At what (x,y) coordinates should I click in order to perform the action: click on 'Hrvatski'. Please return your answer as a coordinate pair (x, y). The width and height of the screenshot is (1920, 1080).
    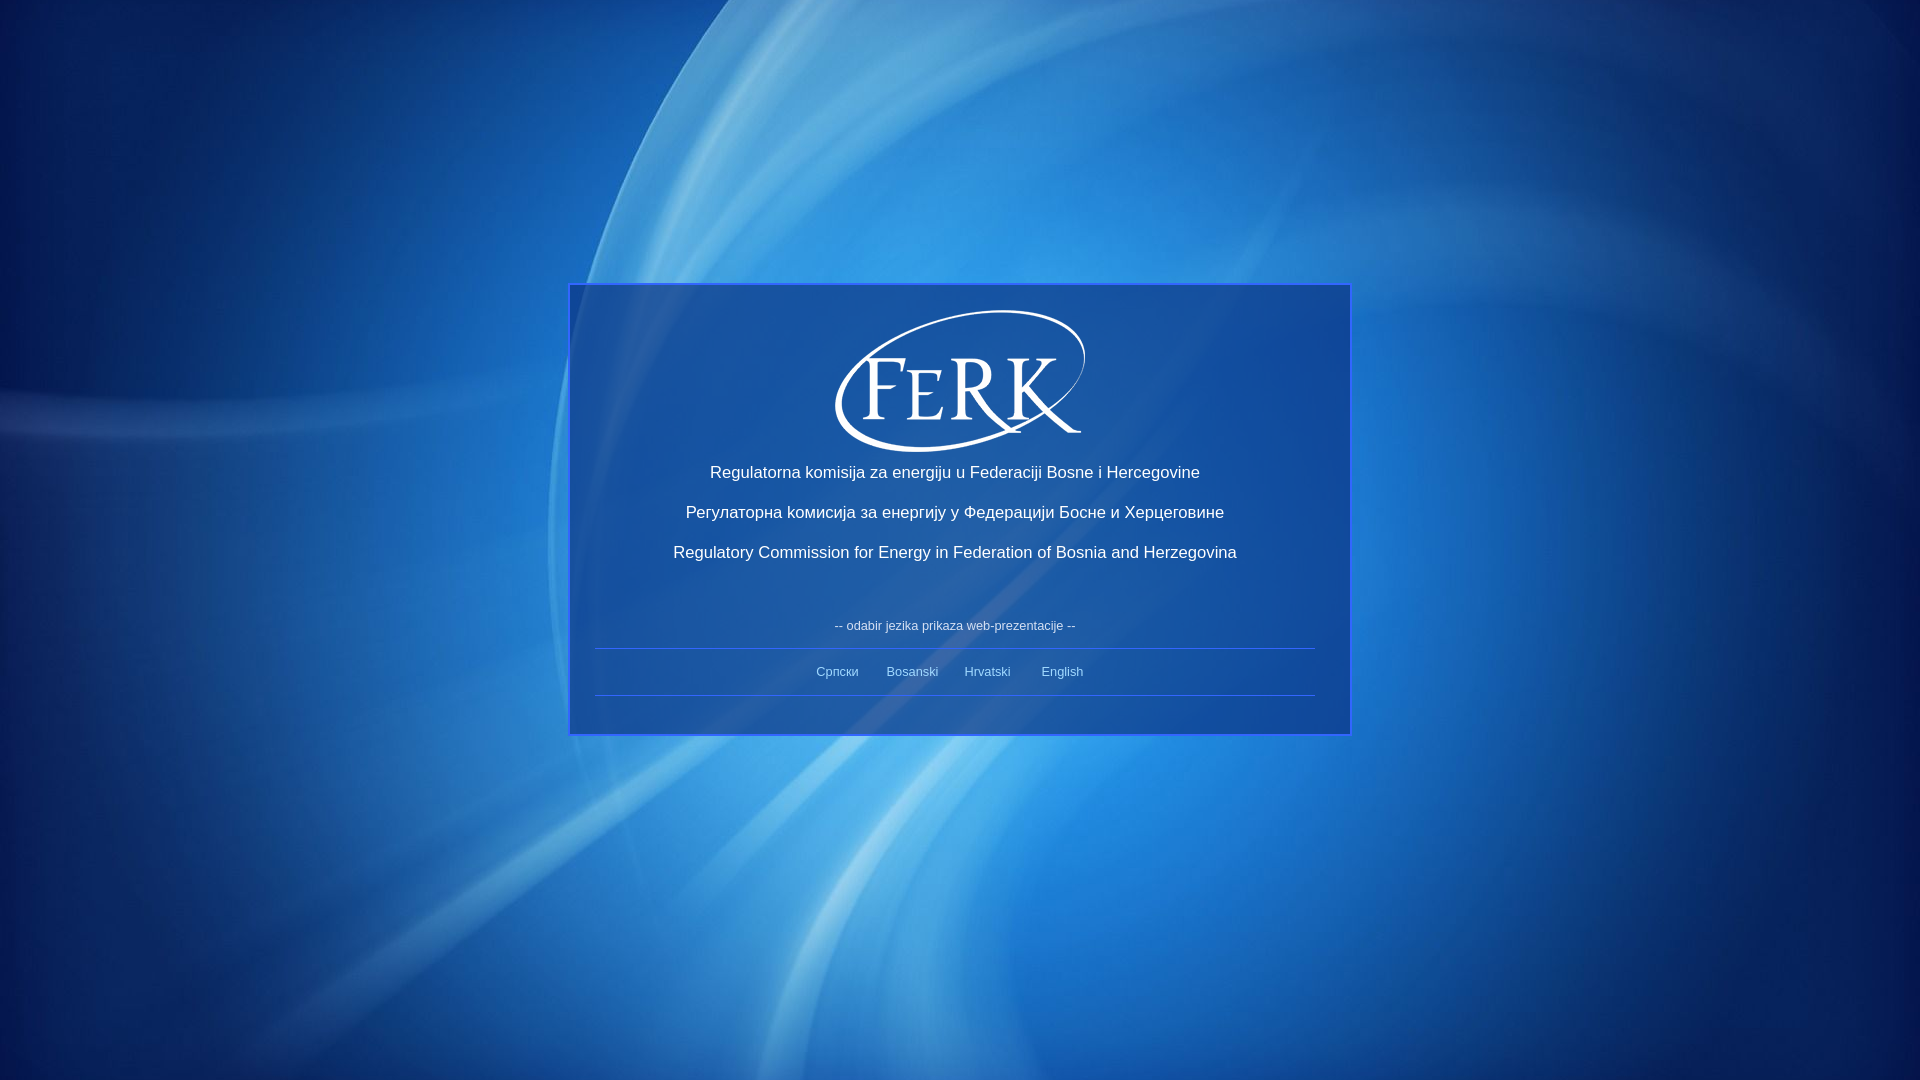
    Looking at the image, I should click on (987, 671).